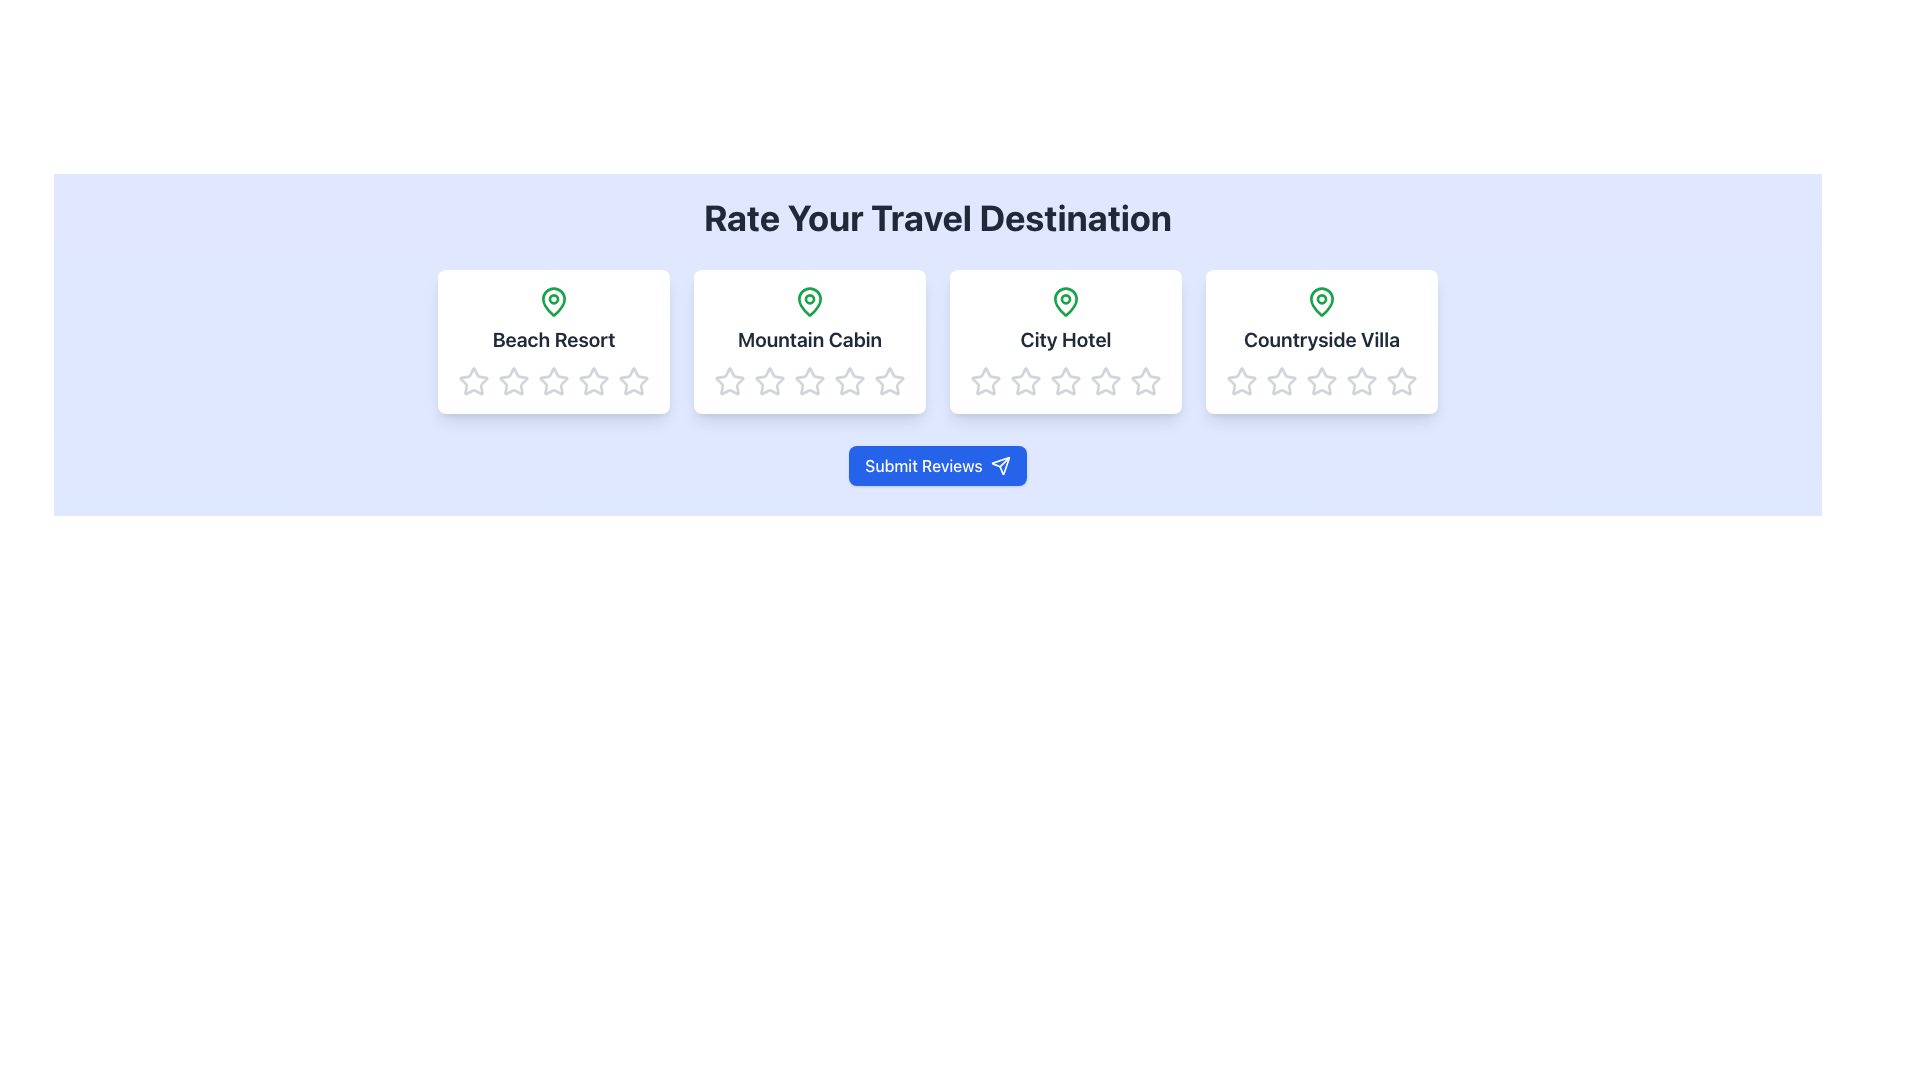 This screenshot has height=1080, width=1920. I want to click on blue paper-plane-shaped icon representing the 'Send' action, located at the far right end of the 'Submit Reviews' button, so click(1000, 466).